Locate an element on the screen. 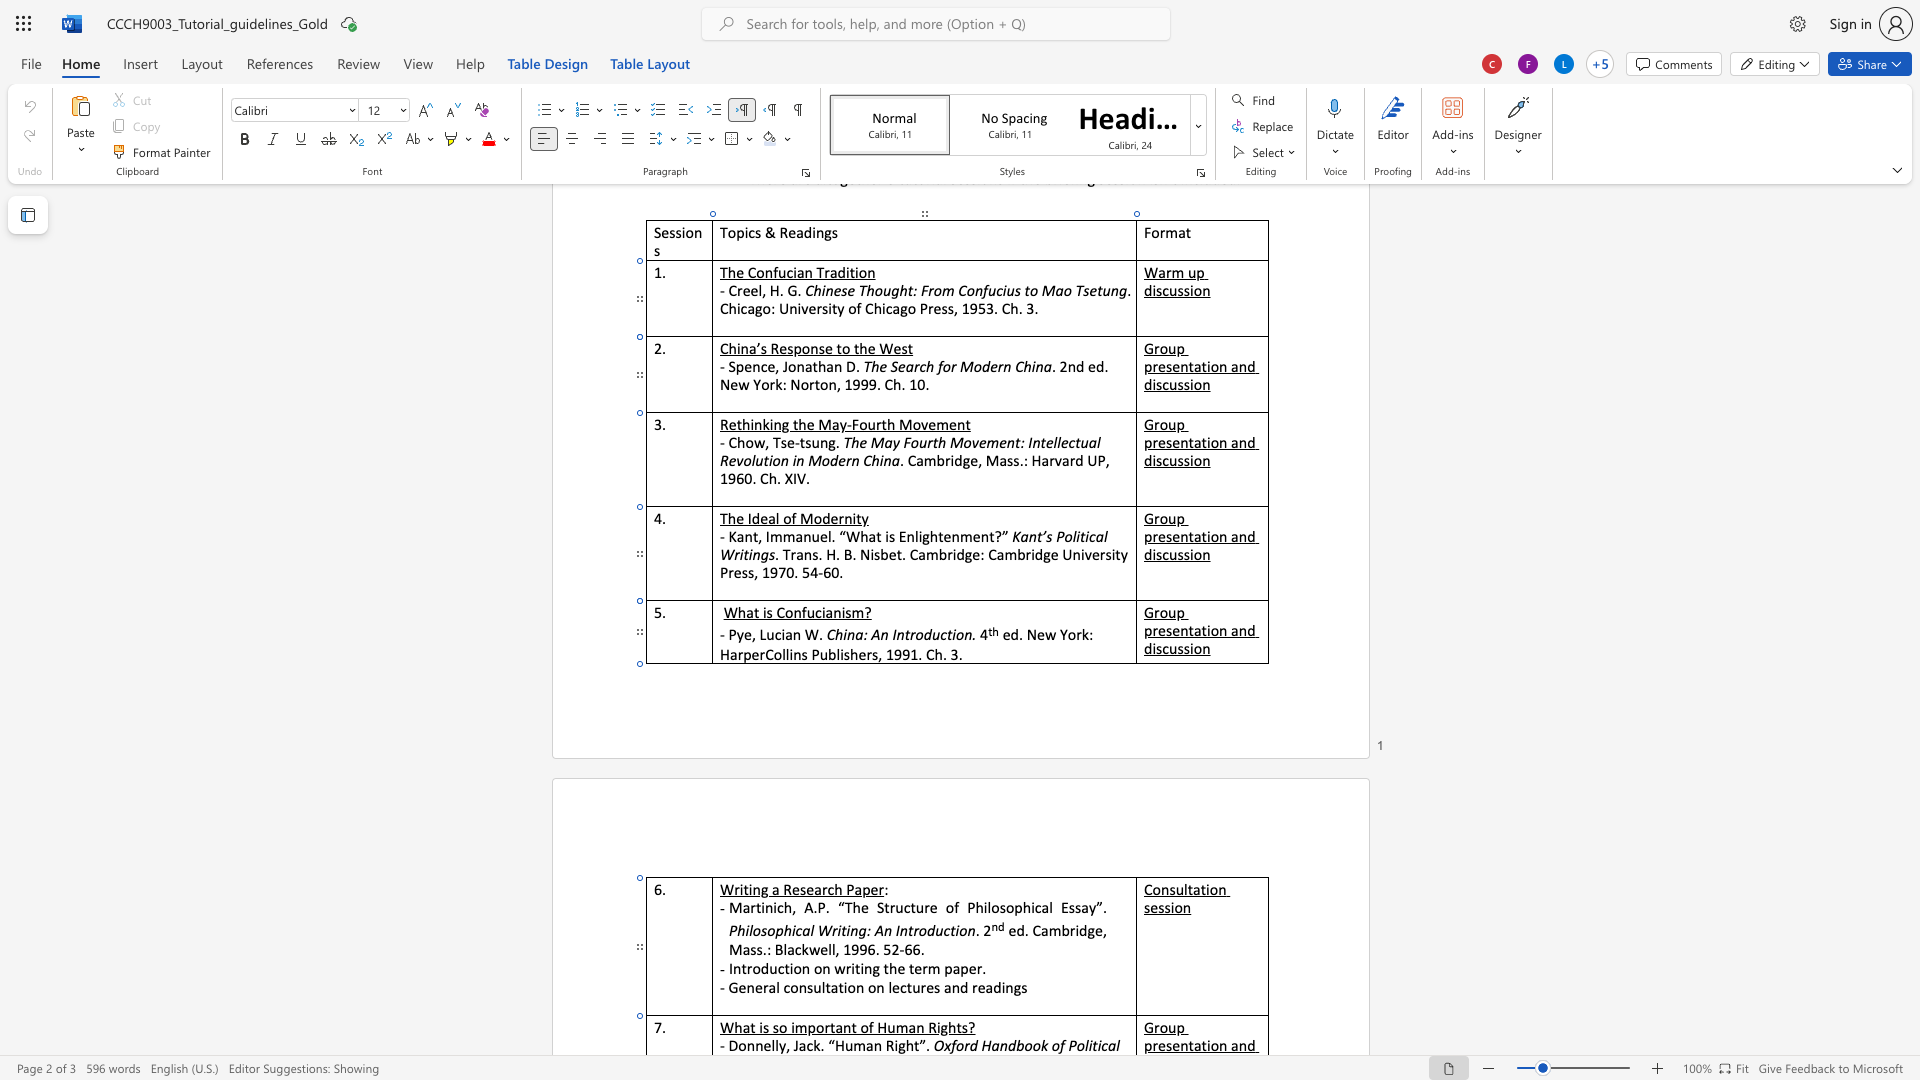 Image resolution: width=1920 pixels, height=1080 pixels. the space between the continuous character "n" and "n" in the text is located at coordinates (754, 1044).